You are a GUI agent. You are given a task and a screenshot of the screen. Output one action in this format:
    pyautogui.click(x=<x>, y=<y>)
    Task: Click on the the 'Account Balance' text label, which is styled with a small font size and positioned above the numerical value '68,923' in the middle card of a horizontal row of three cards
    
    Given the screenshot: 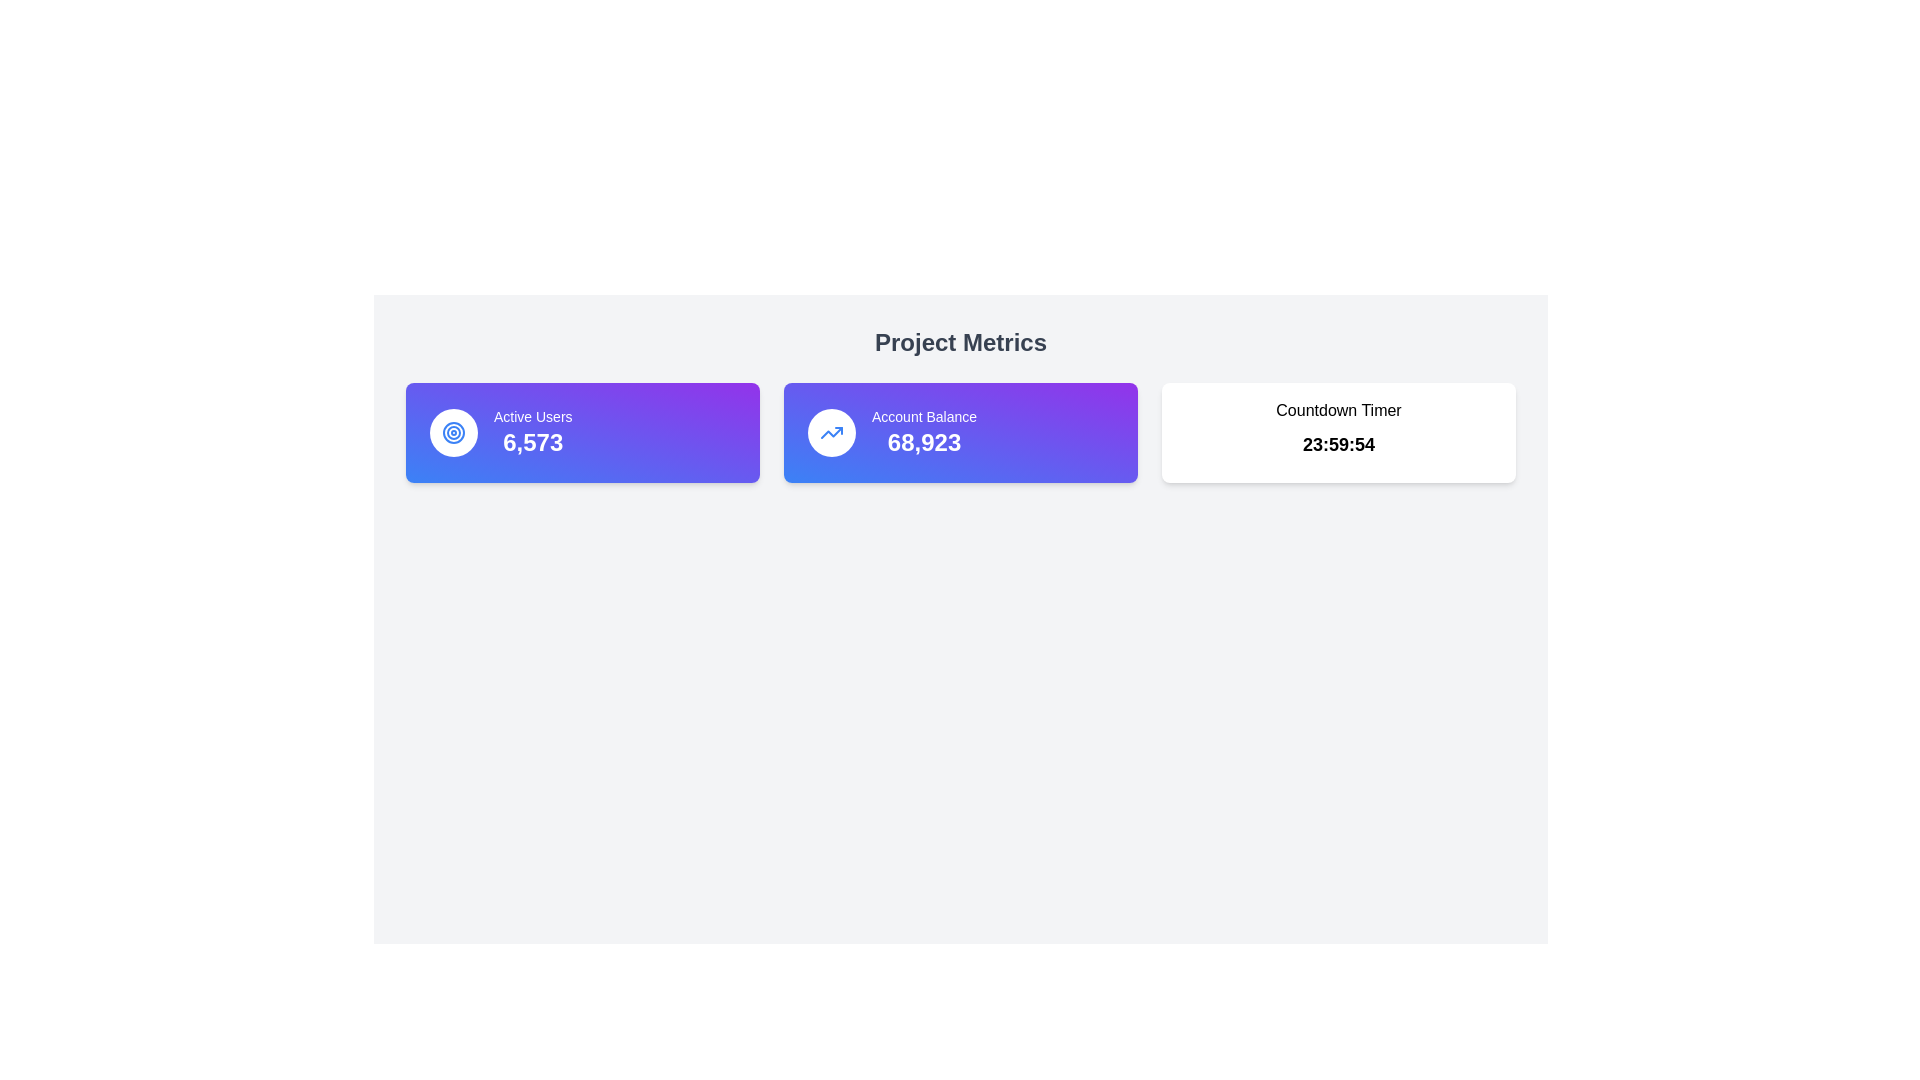 What is the action you would take?
    pyautogui.click(x=923, y=415)
    